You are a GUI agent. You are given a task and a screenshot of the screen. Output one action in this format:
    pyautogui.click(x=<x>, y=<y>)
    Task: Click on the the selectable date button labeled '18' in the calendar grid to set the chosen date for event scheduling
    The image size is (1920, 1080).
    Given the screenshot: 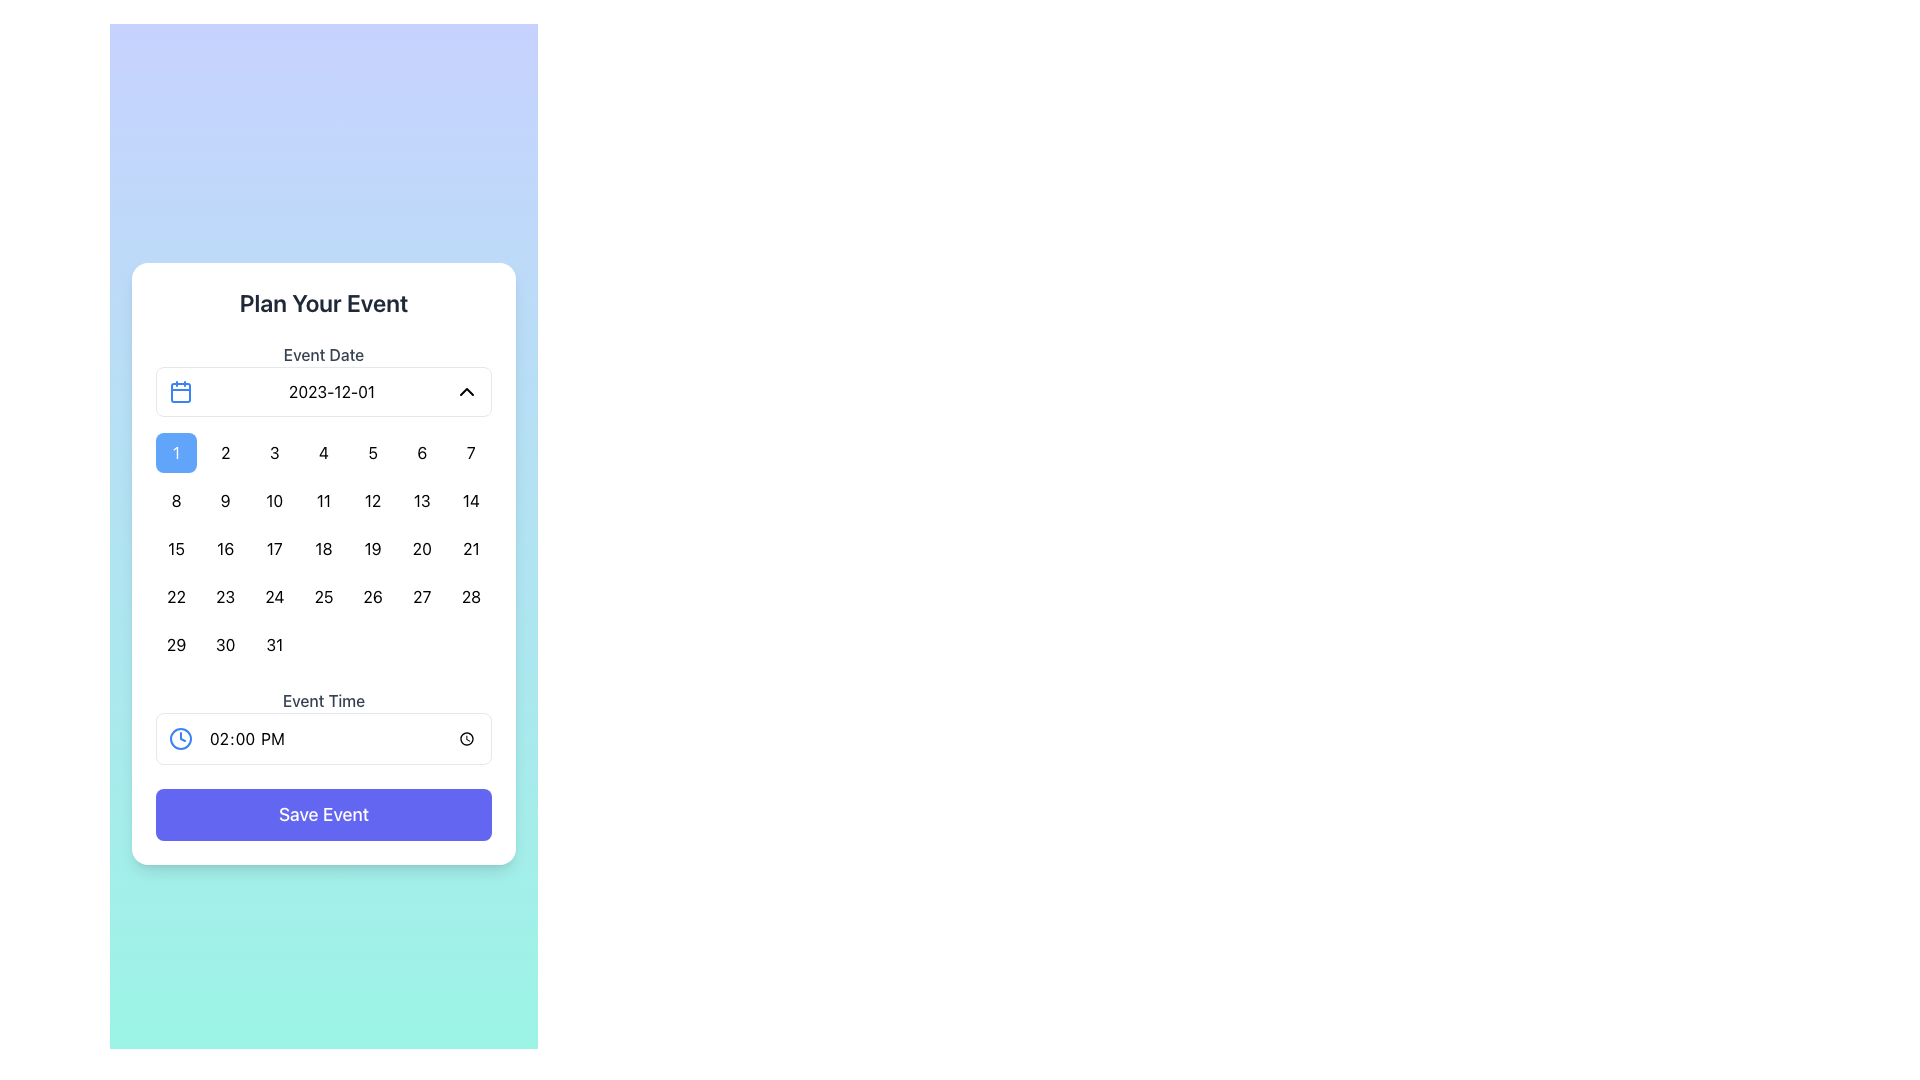 What is the action you would take?
    pyautogui.click(x=323, y=548)
    